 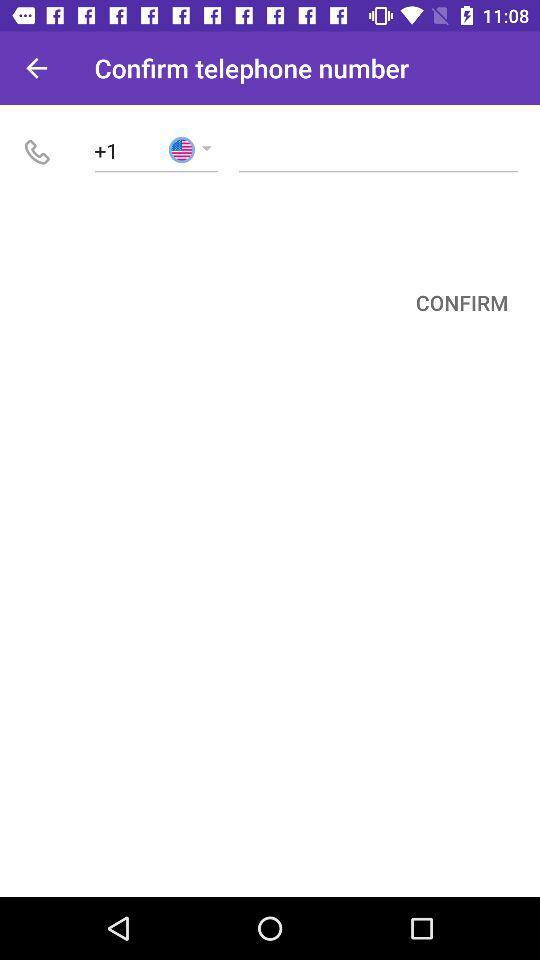 What do you see at coordinates (378, 149) in the screenshot?
I see `telephone number input box` at bounding box center [378, 149].